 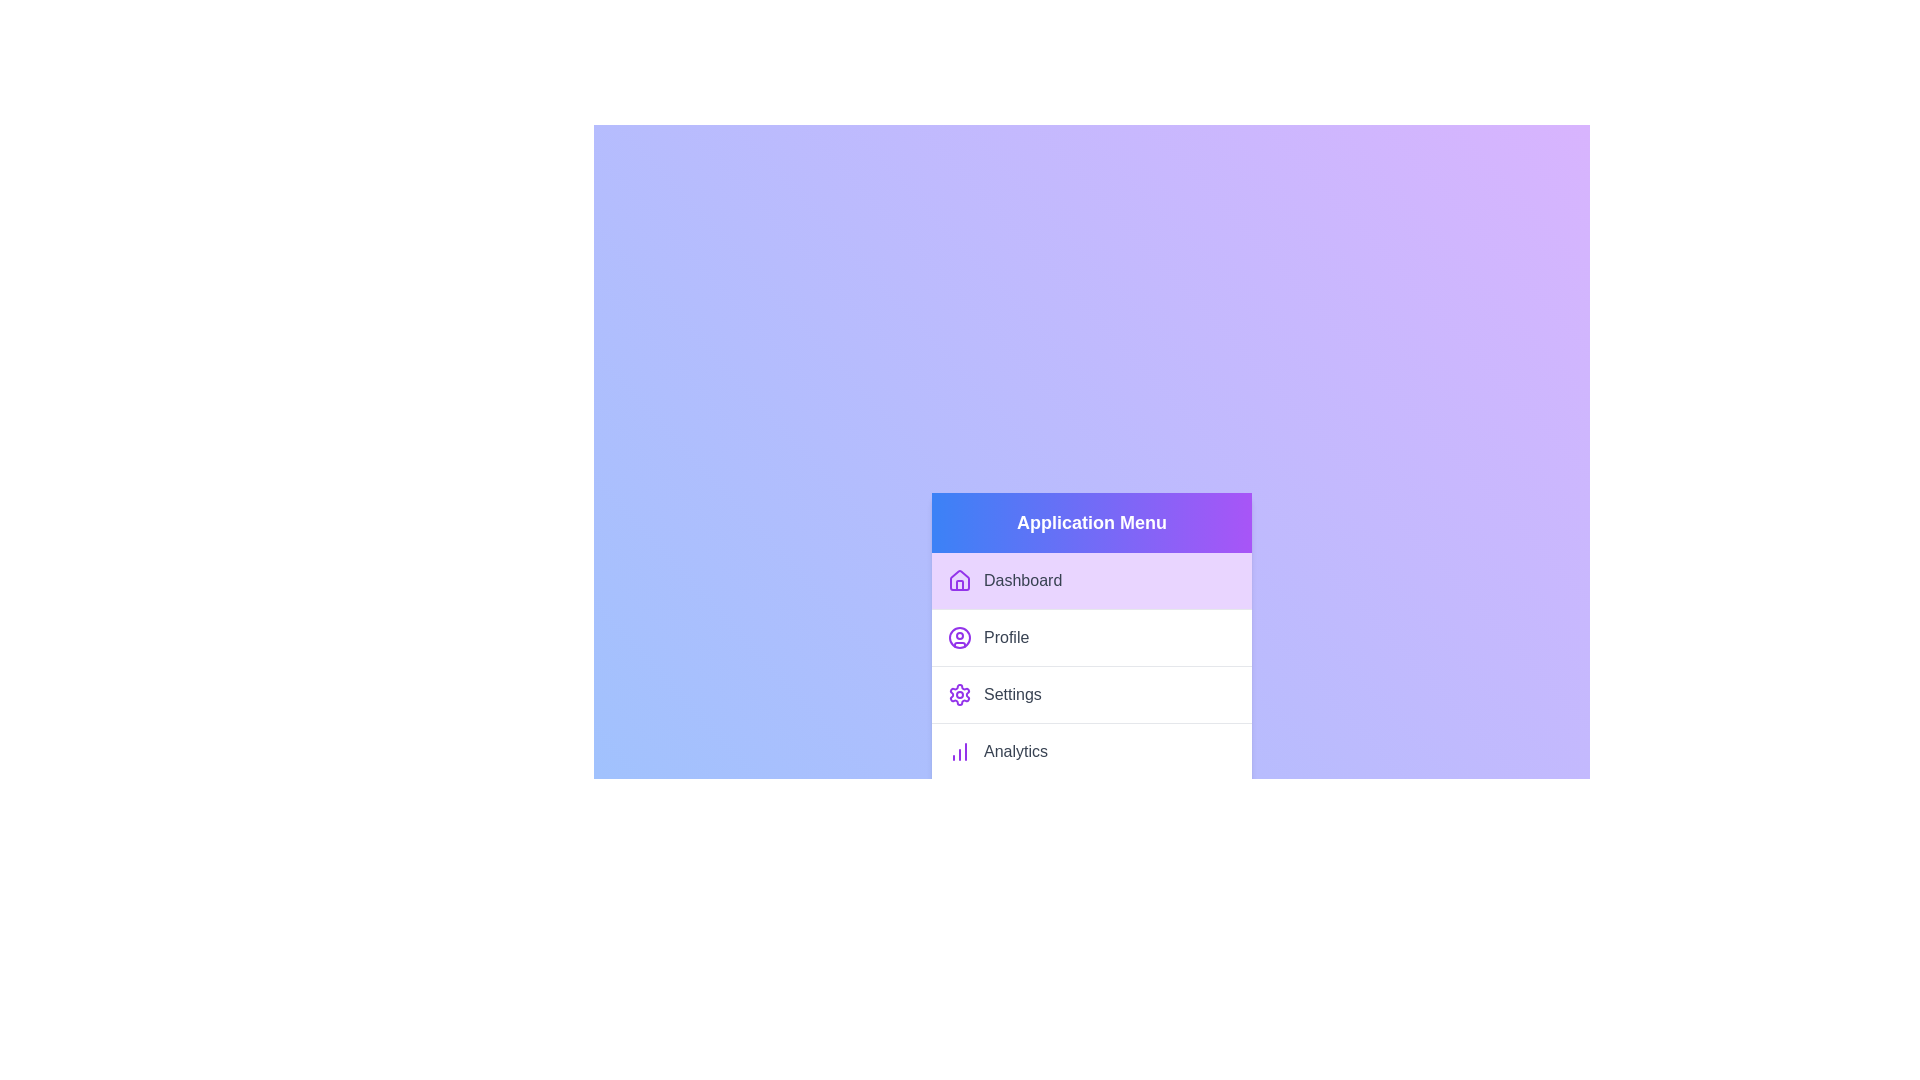 What do you see at coordinates (1090, 693) in the screenshot?
I see `the menu item labeled Settings from the list` at bounding box center [1090, 693].